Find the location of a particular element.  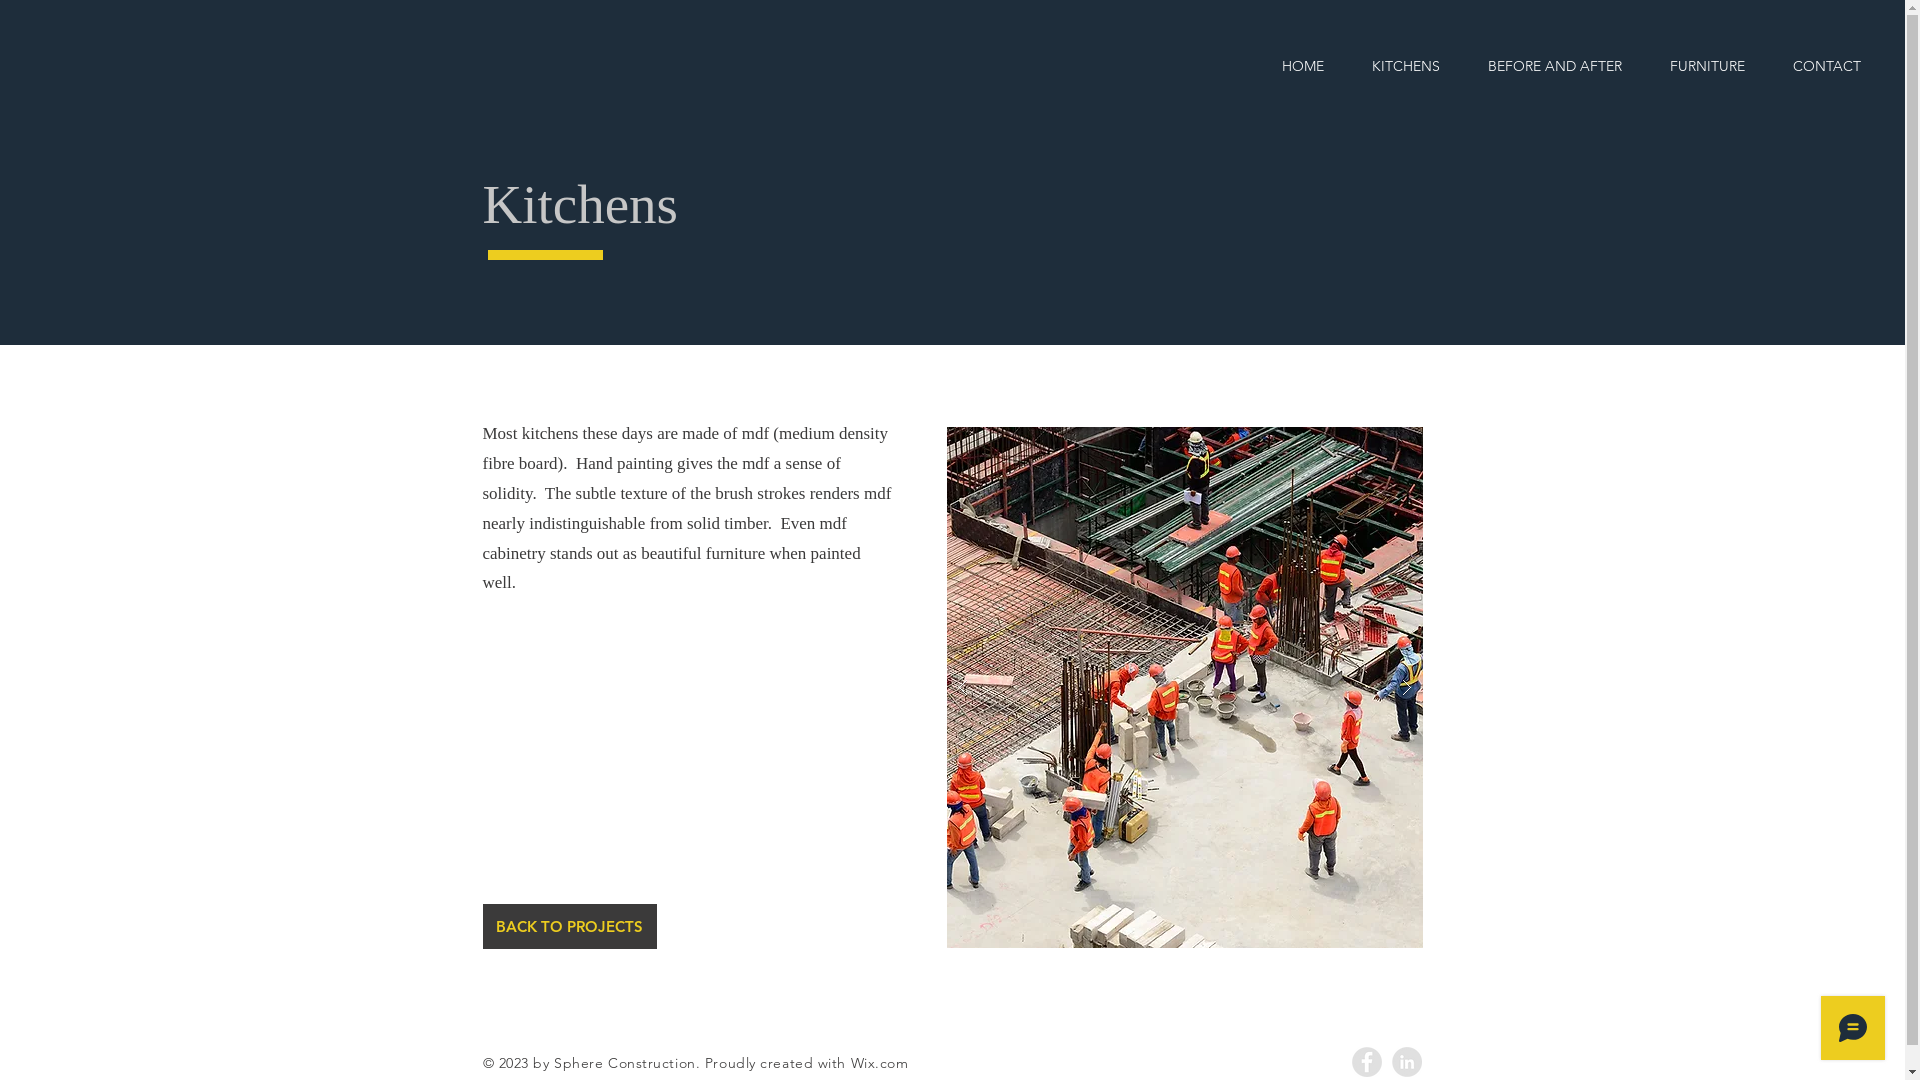

'HOME' is located at coordinates (1256, 65).